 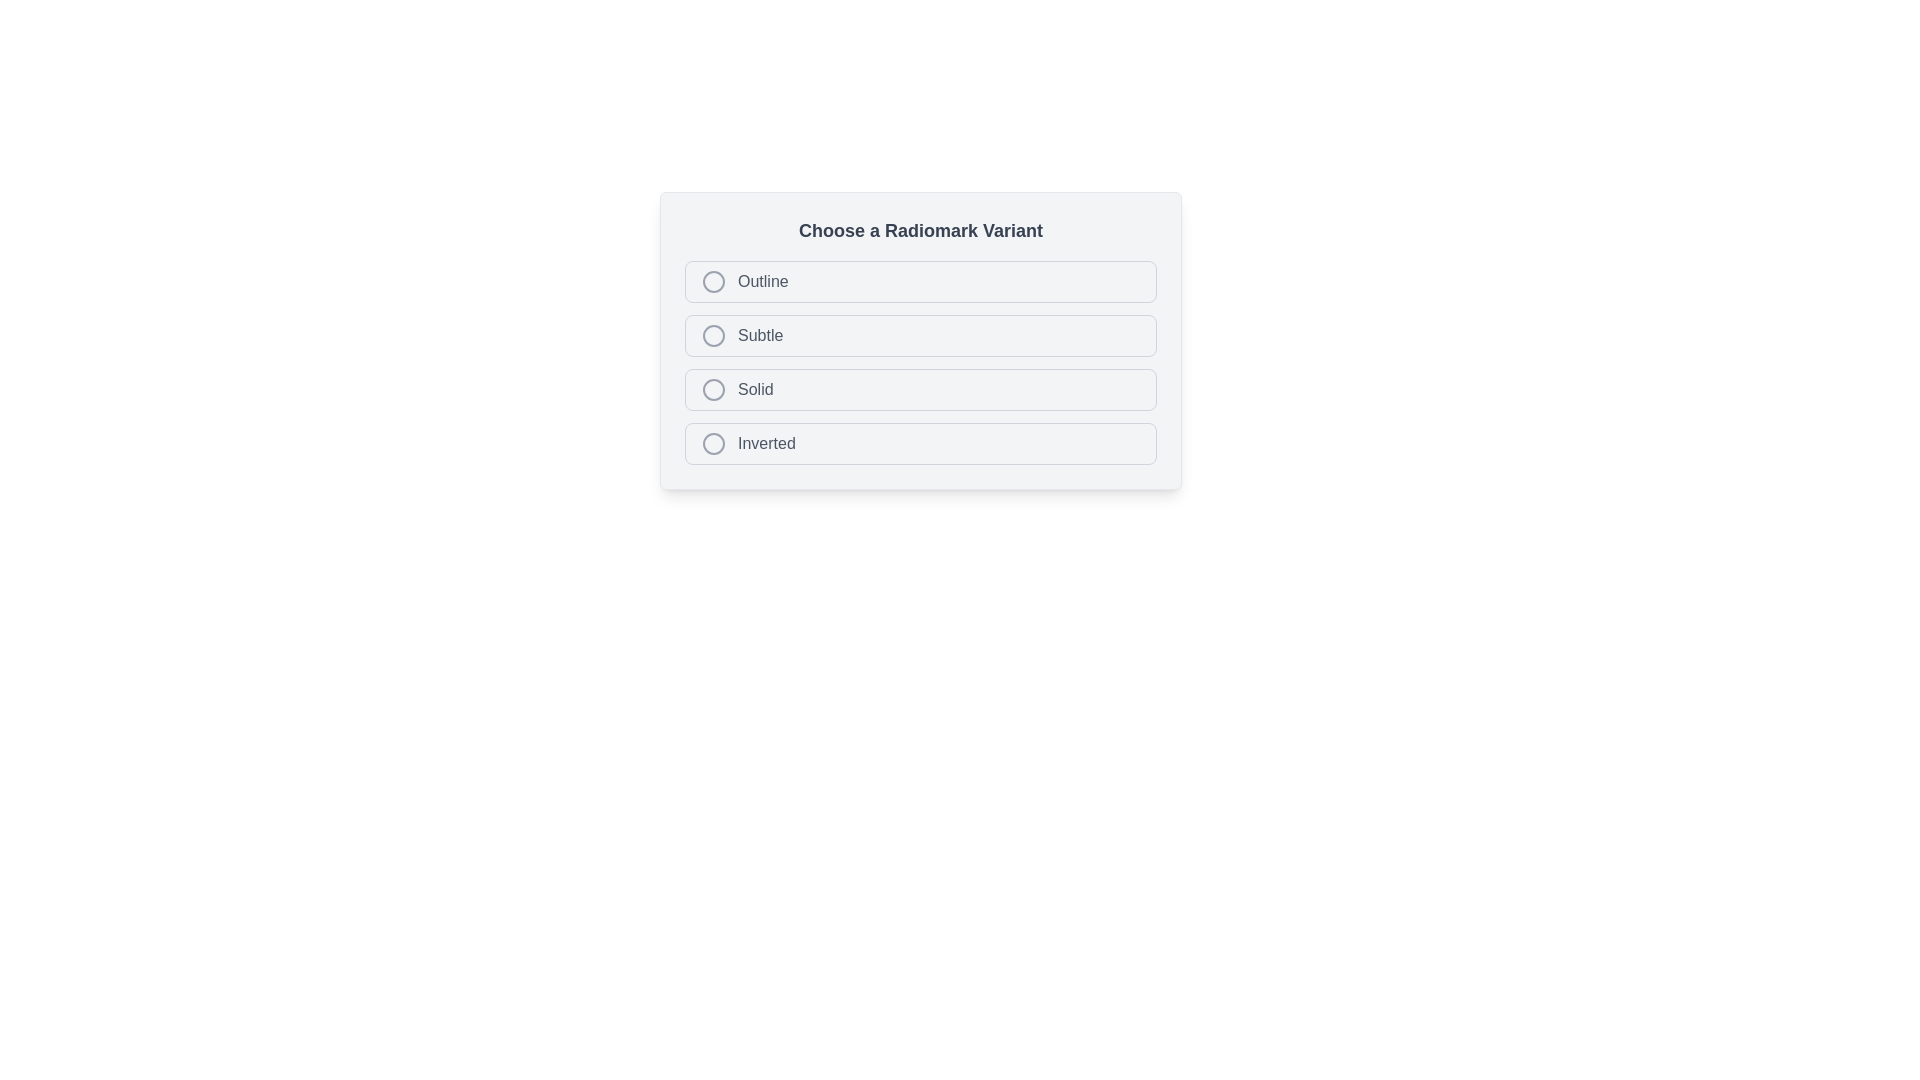 I want to click on the radio button indicator circle, so click(x=714, y=389).